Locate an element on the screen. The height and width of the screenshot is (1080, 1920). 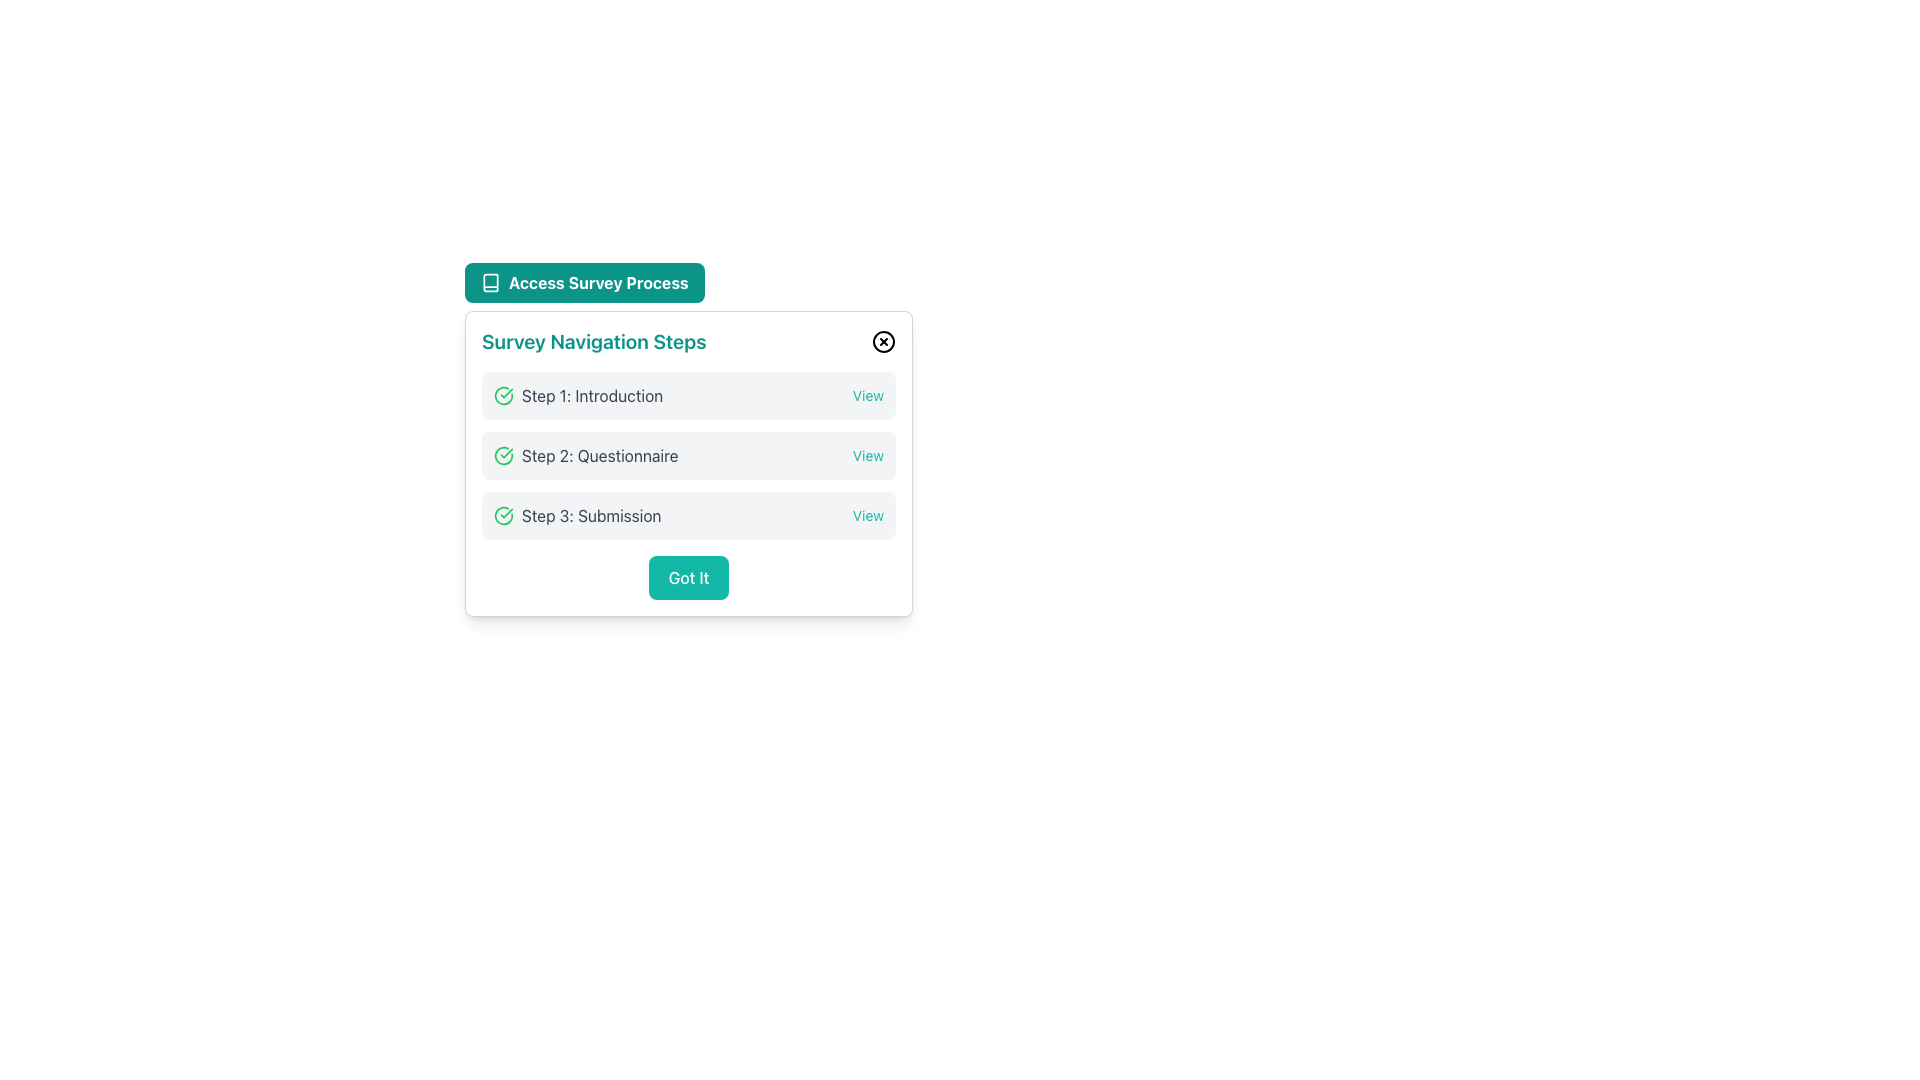
text label indicating the first step in the survey navigation process, which is positioned to the right of a green checkmark icon within the 'Survey Navigation Steps' section of a modal window is located at coordinates (591, 396).